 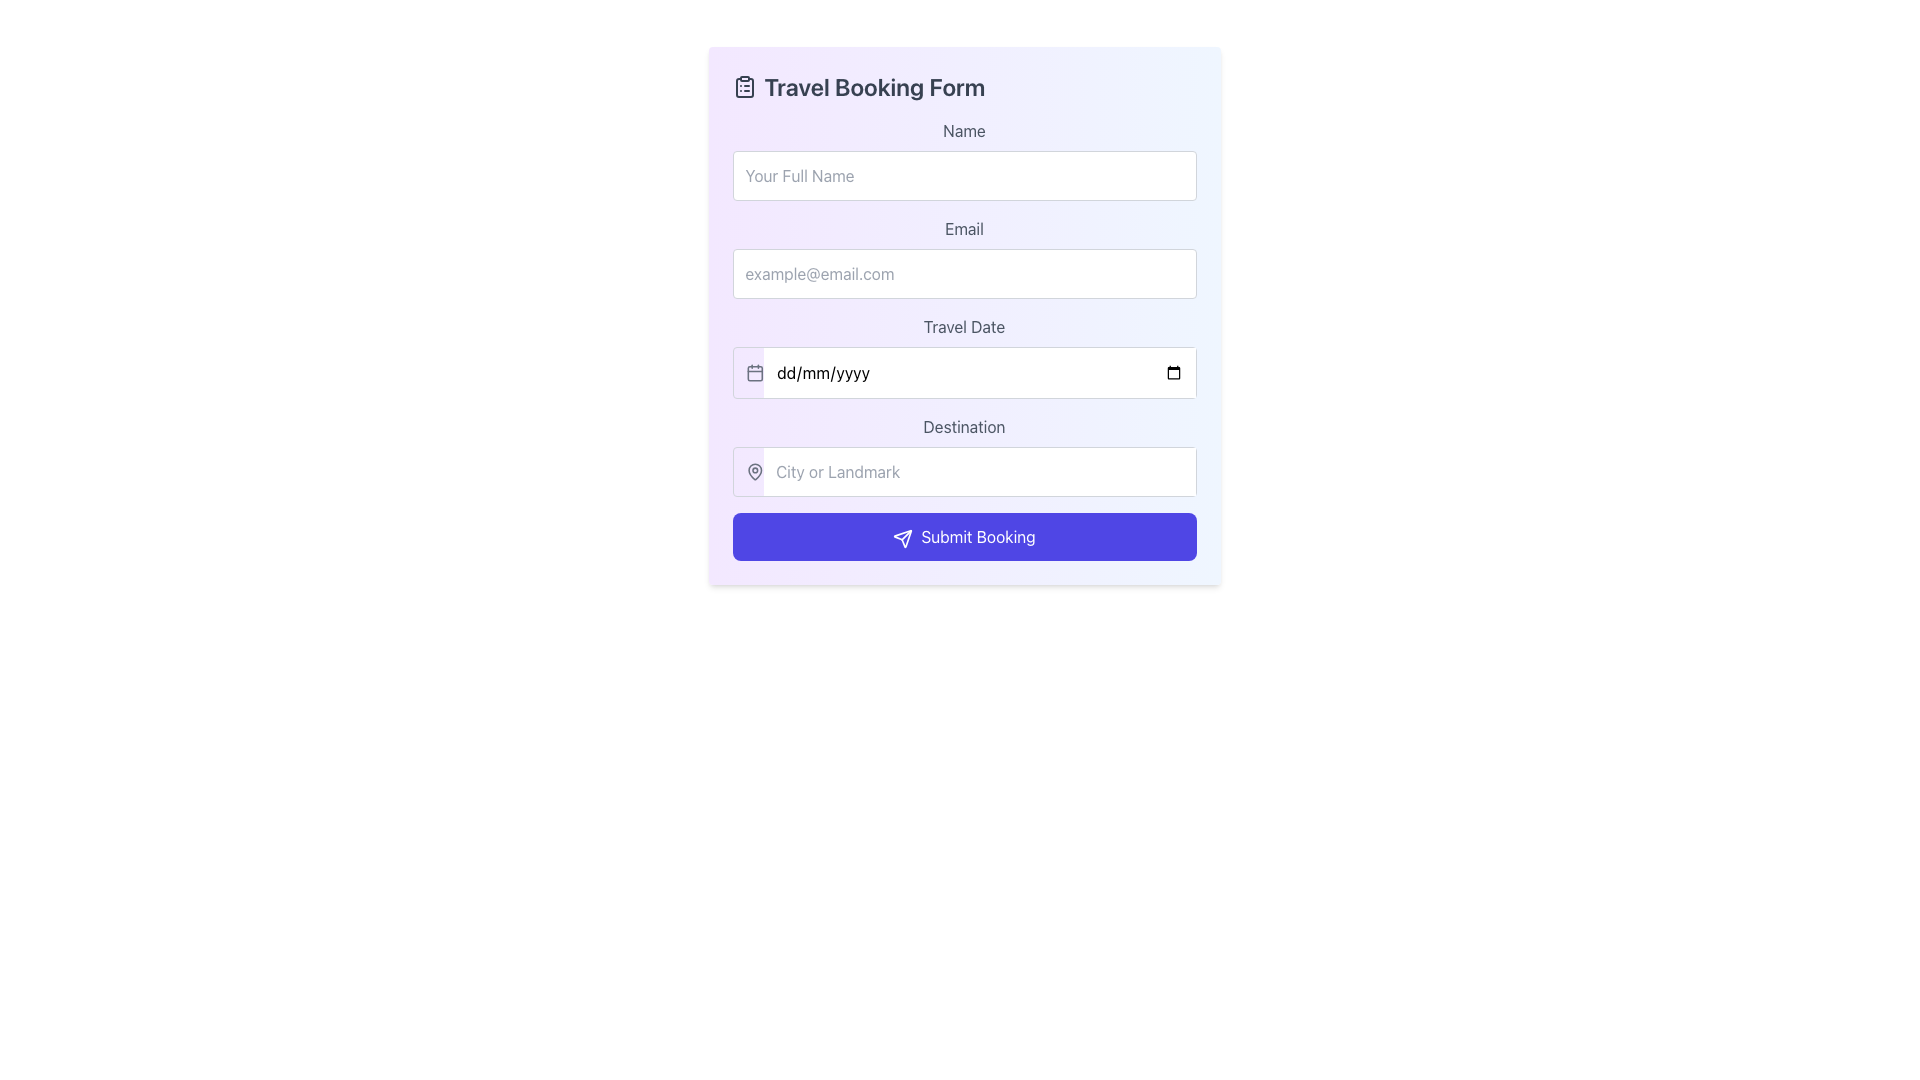 What do you see at coordinates (753, 373) in the screenshot?
I see `the calendar icon, which is an outlined square with rounded corners, located inside the 'Travel Date' input field` at bounding box center [753, 373].